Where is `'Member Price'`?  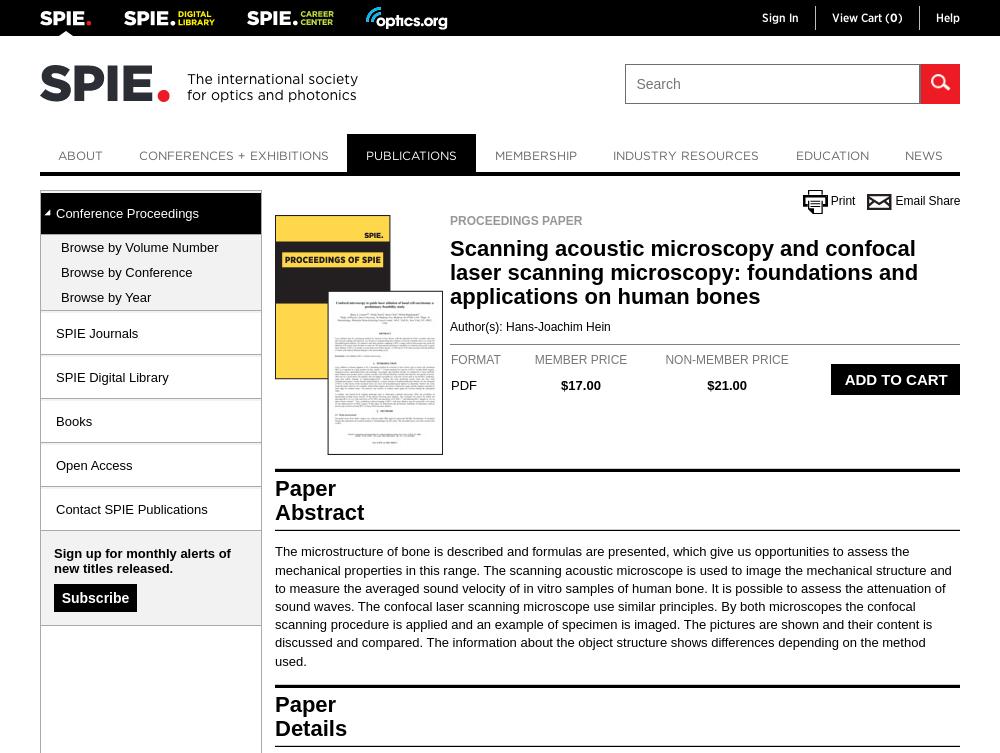
'Member Price' is located at coordinates (579, 359).